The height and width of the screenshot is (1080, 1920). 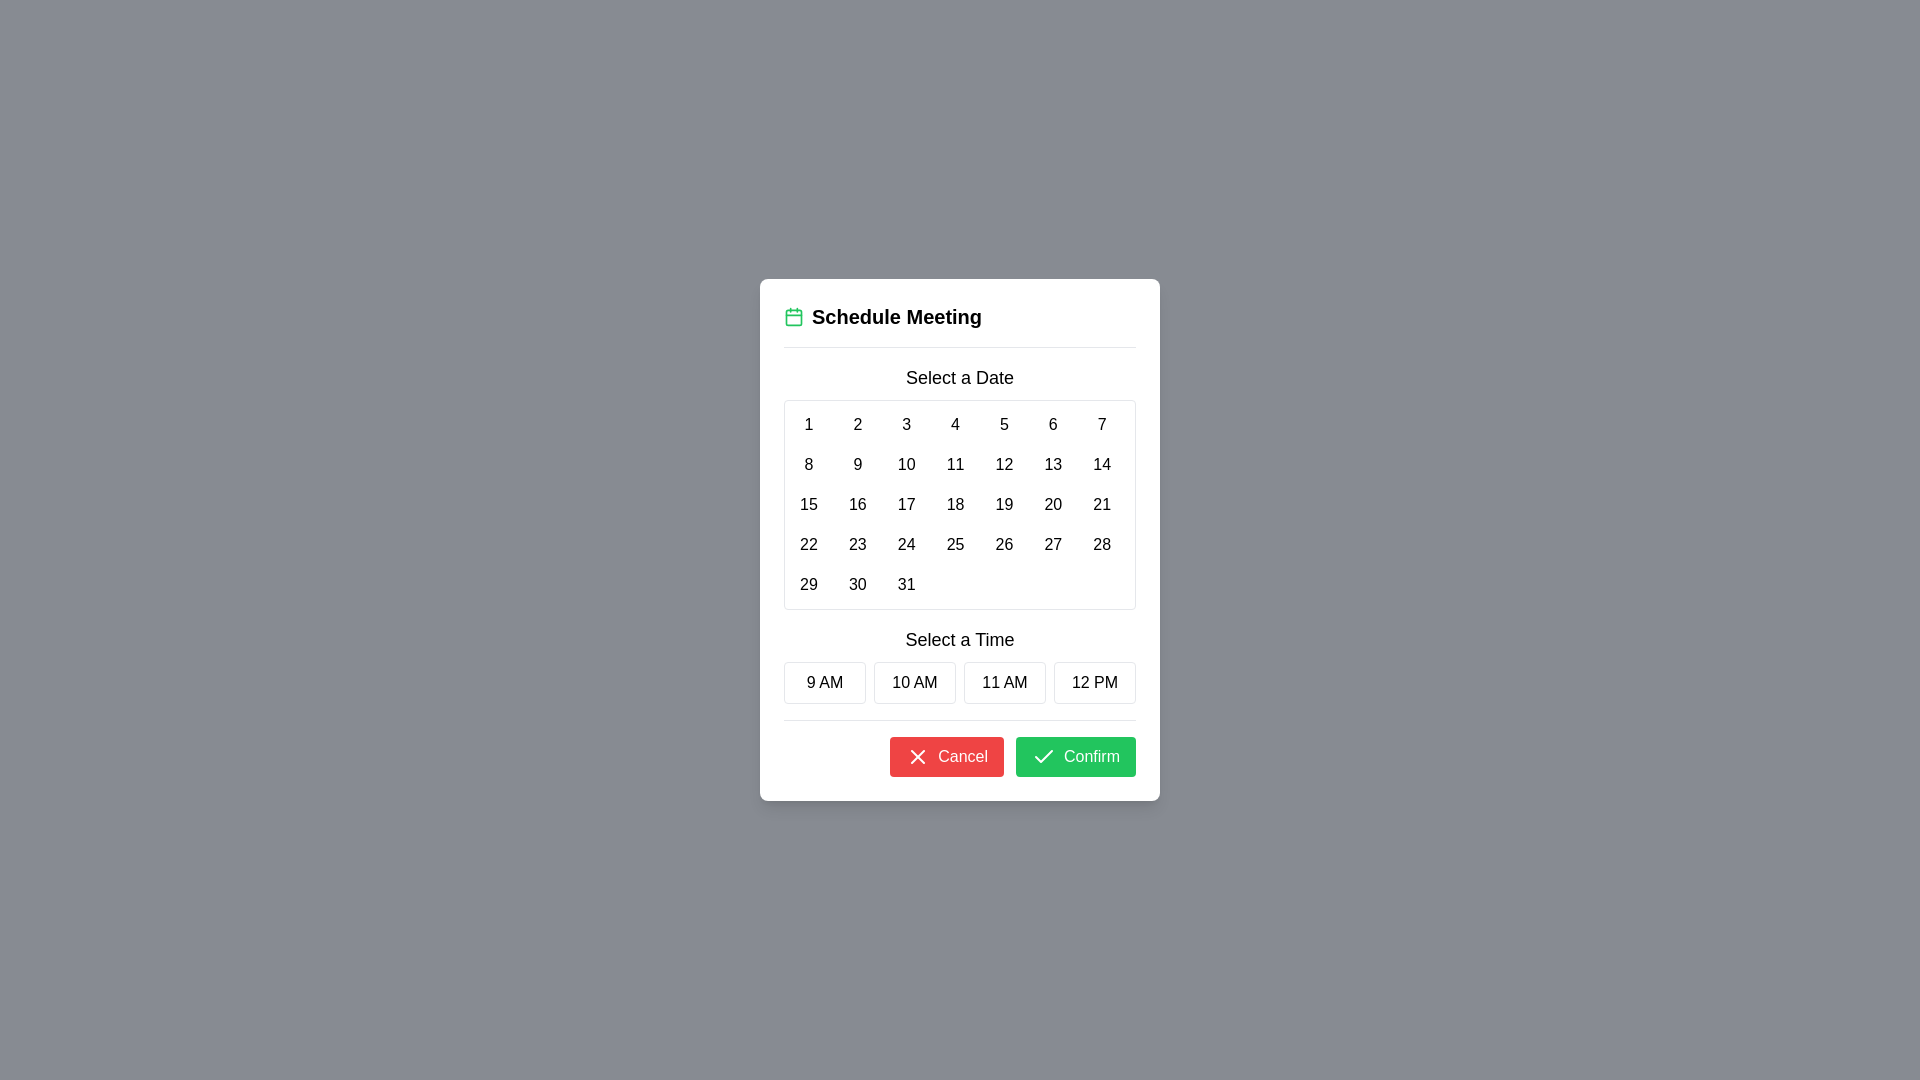 I want to click on the button displaying the number '22' in bold black font, located in the fourth row and first column of the grid within the 'Schedule Meeting' card for additional effects, so click(x=809, y=544).